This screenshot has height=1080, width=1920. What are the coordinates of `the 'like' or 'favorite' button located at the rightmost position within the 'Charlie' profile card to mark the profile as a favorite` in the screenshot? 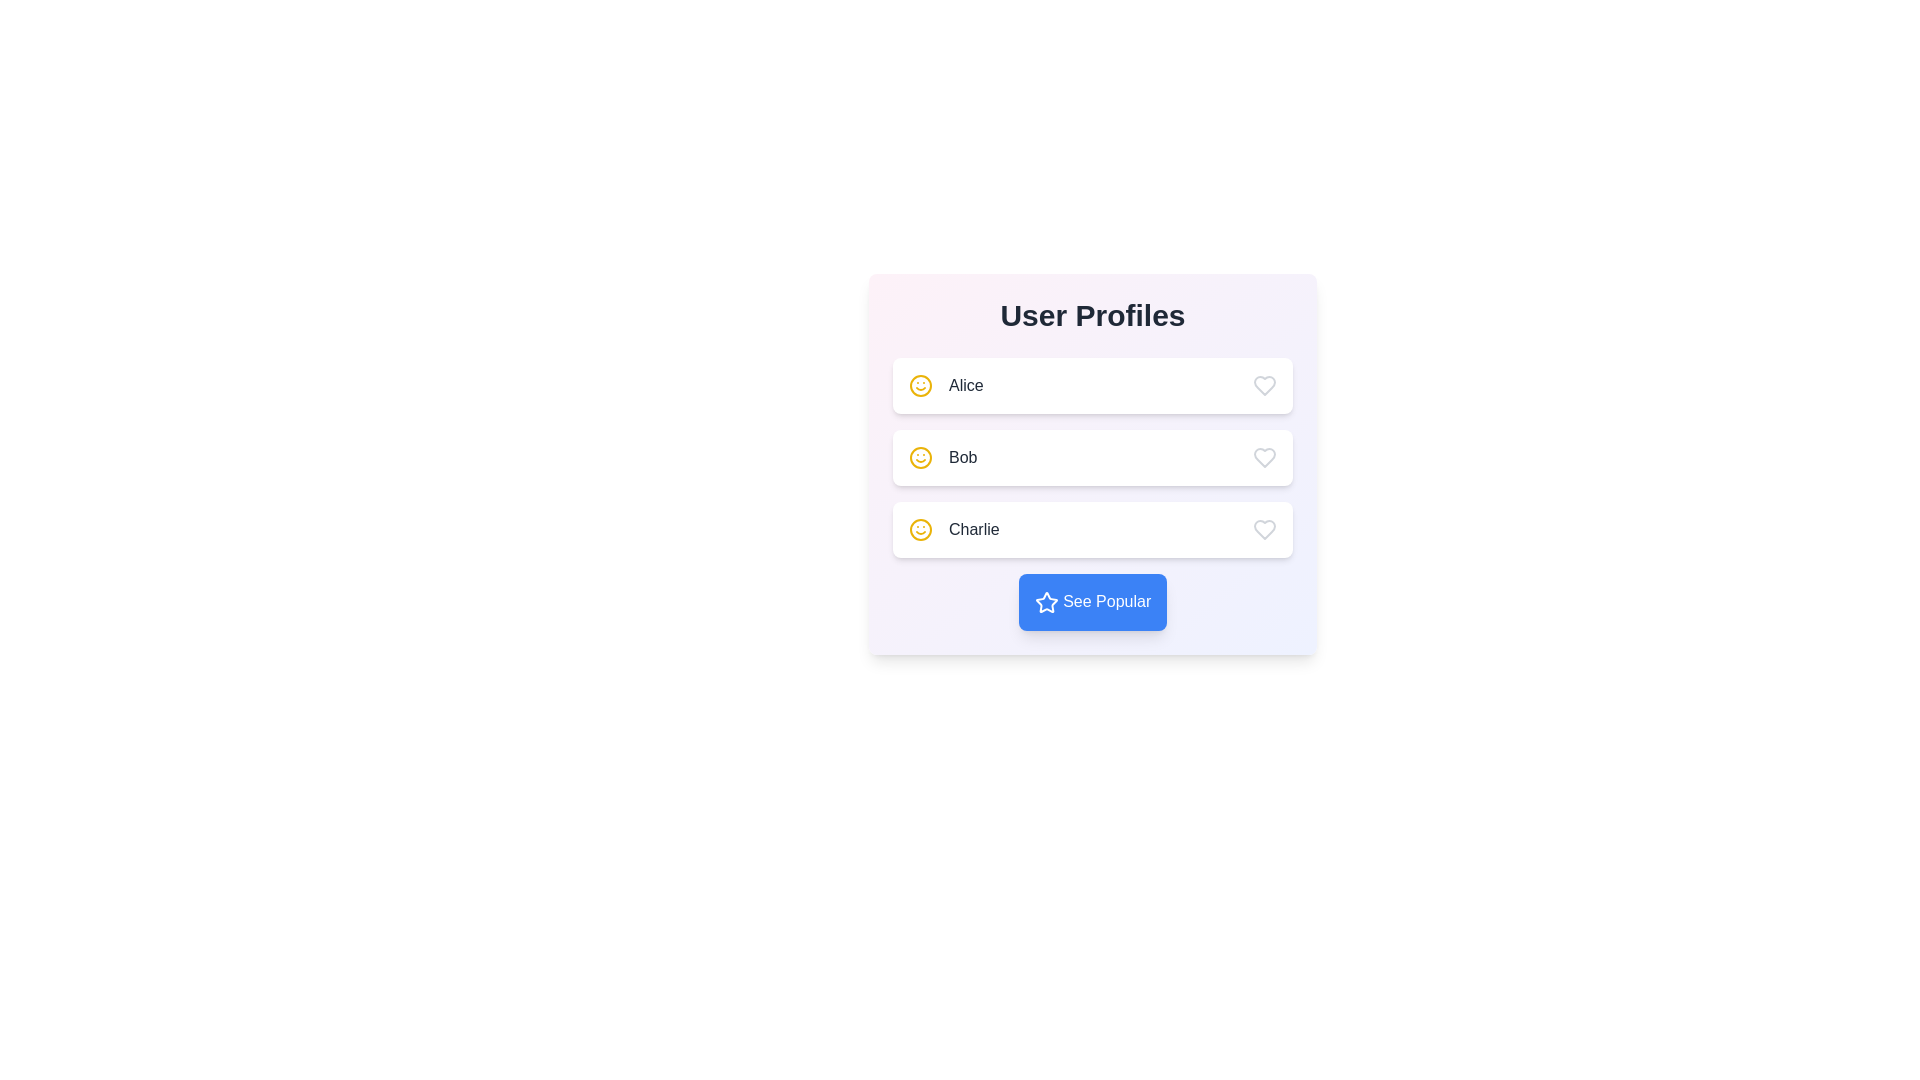 It's located at (1264, 528).